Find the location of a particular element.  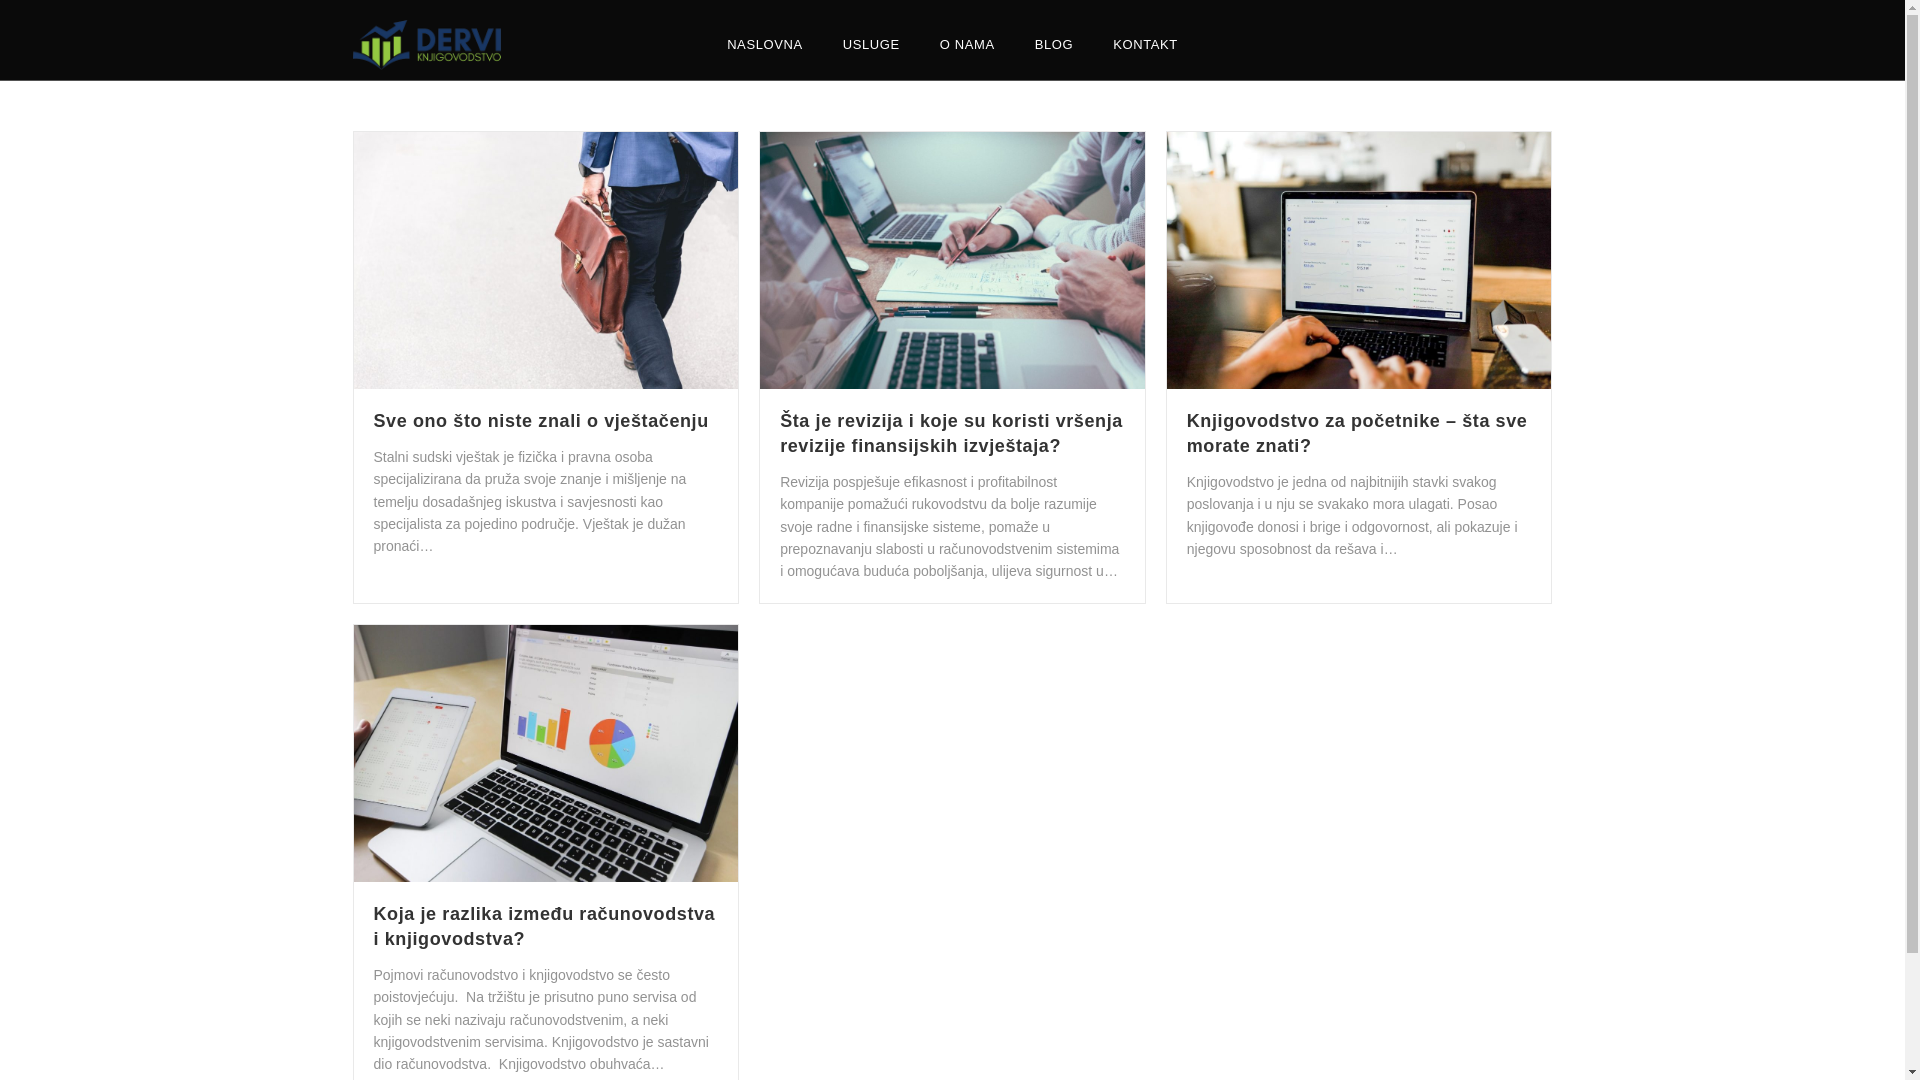

'BLOG' is located at coordinates (1053, 45).